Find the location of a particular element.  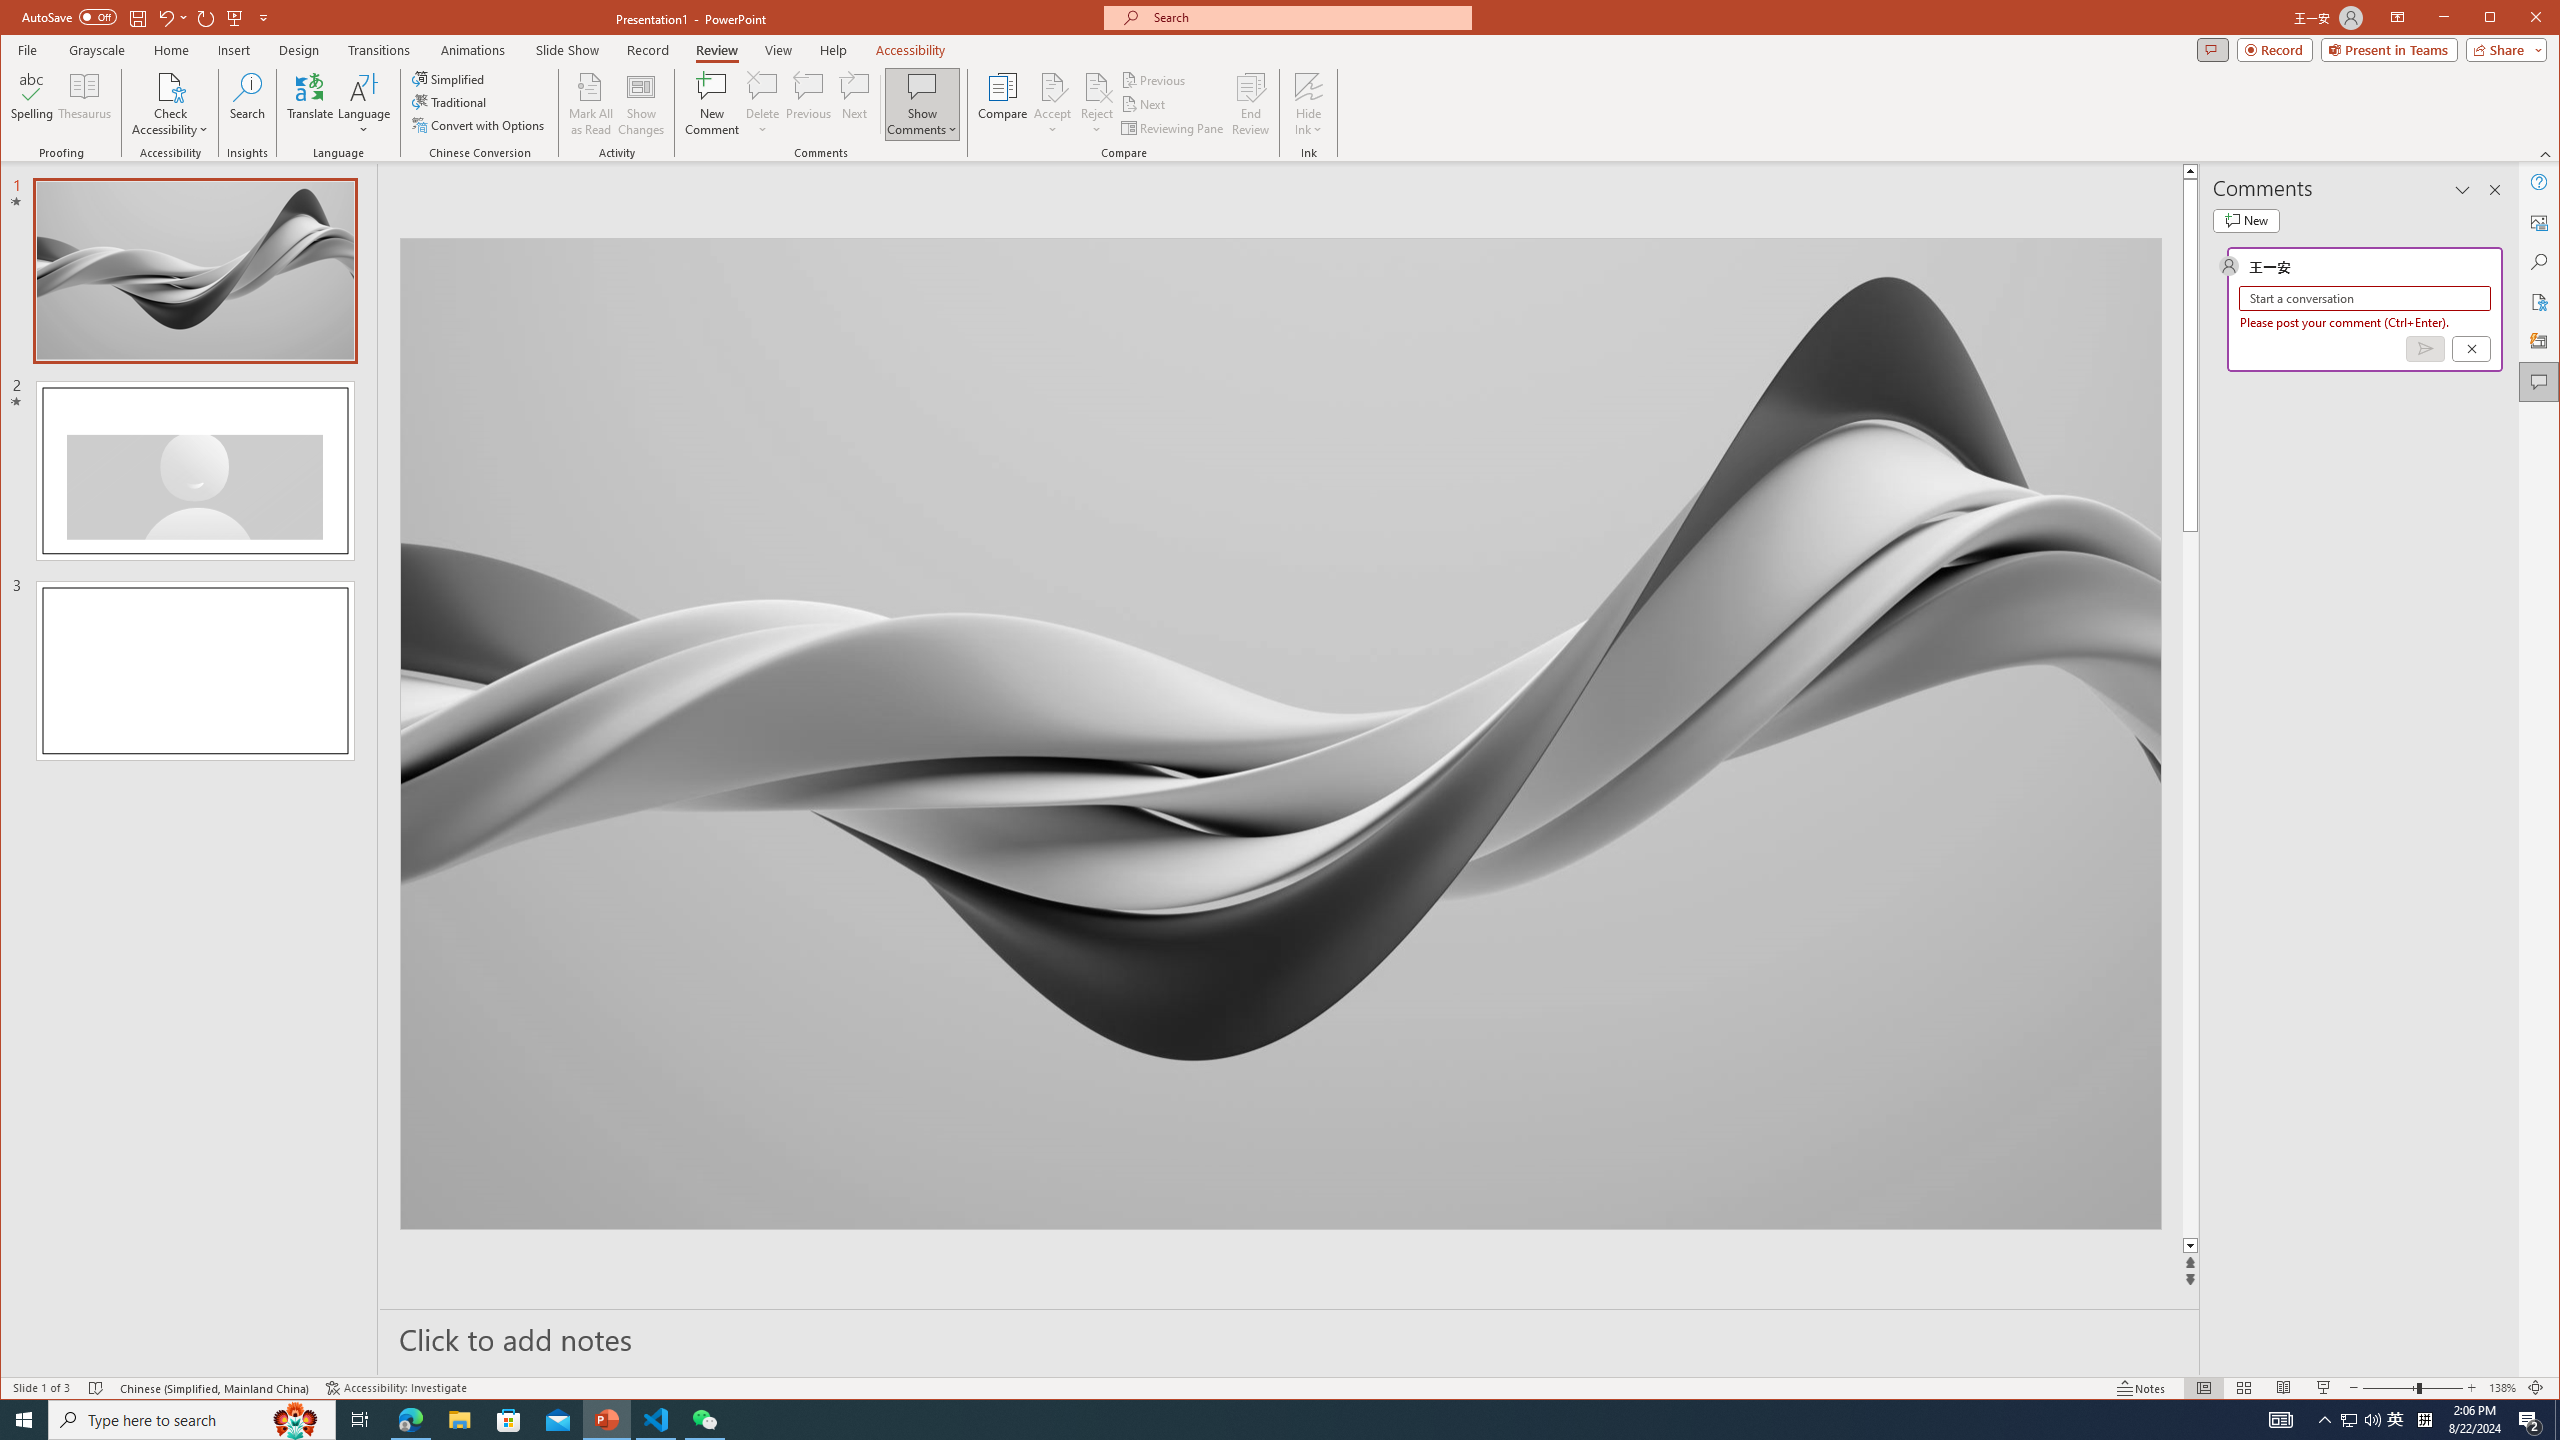

'Accept Change' is located at coordinates (1052, 85).